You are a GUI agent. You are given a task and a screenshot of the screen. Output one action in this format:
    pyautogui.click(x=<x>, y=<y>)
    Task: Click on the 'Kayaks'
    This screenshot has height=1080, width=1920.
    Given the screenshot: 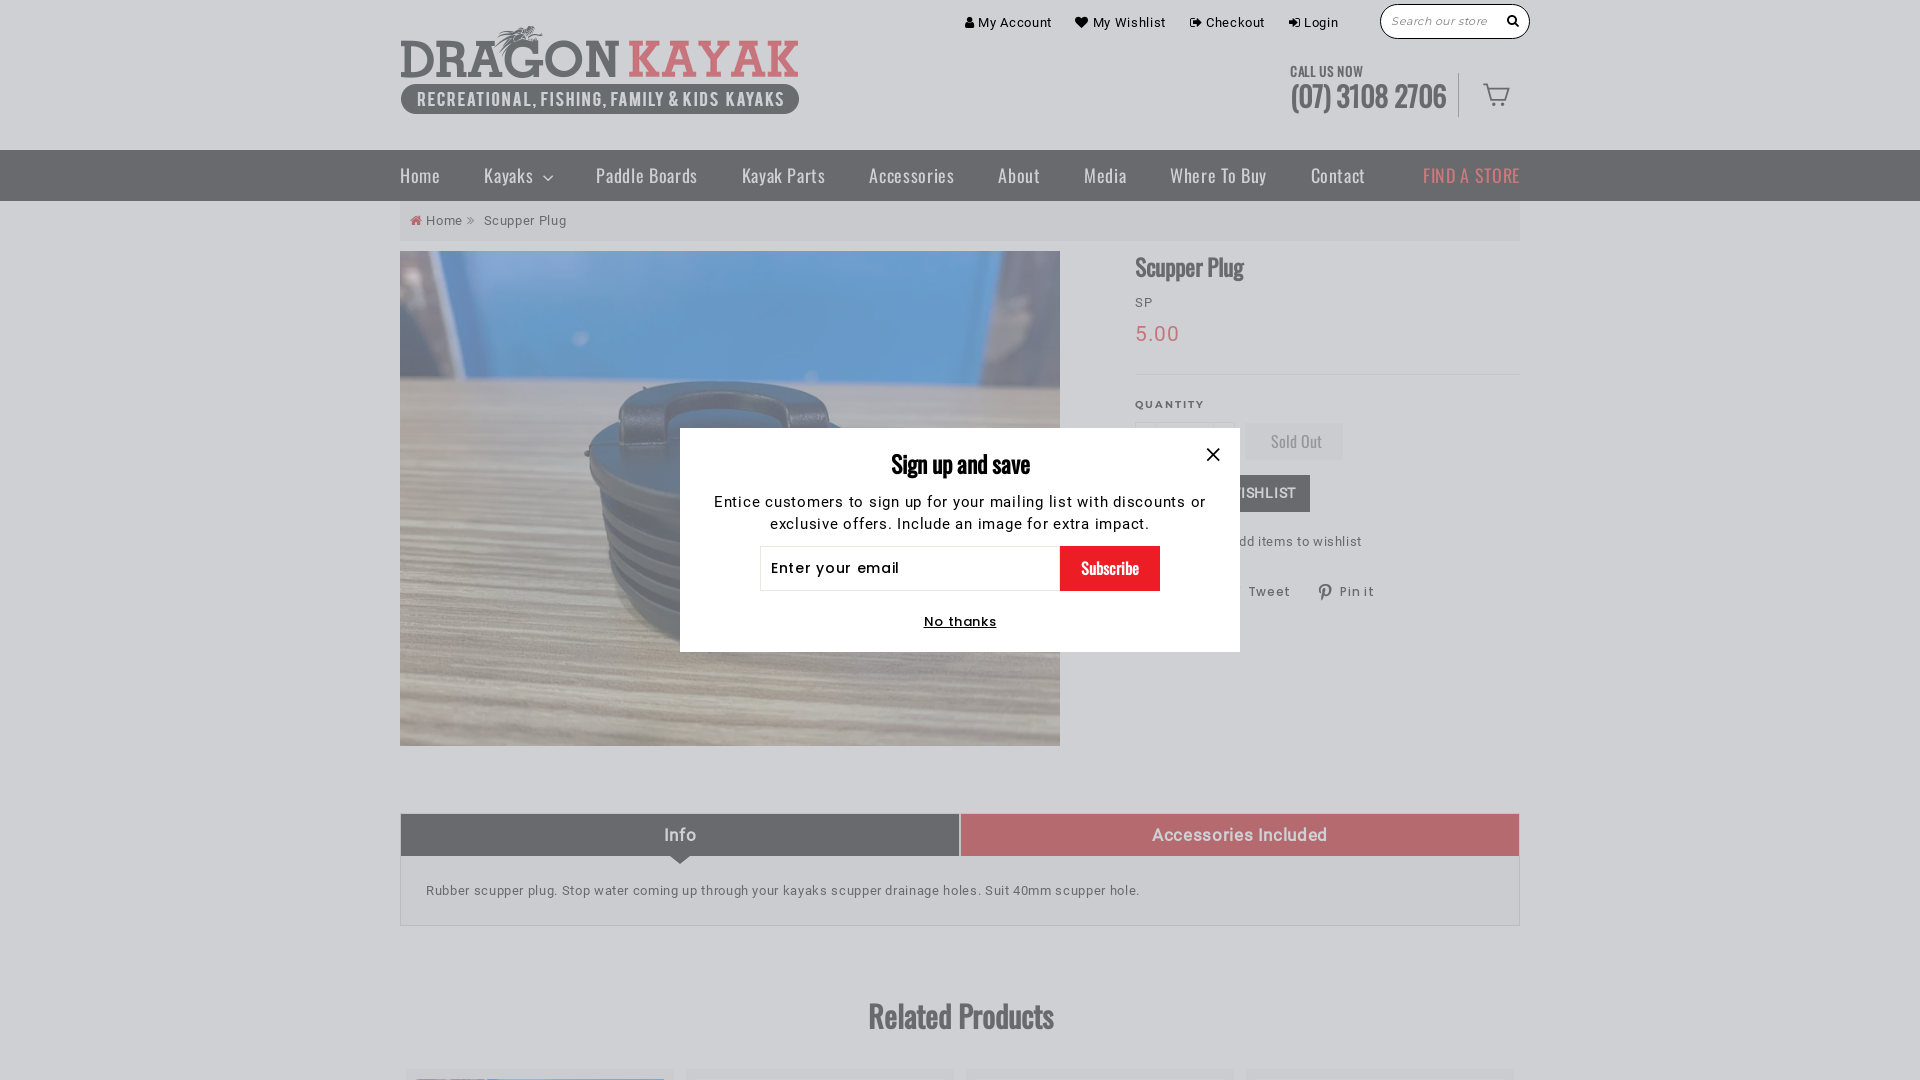 What is the action you would take?
    pyautogui.click(x=463, y=174)
    